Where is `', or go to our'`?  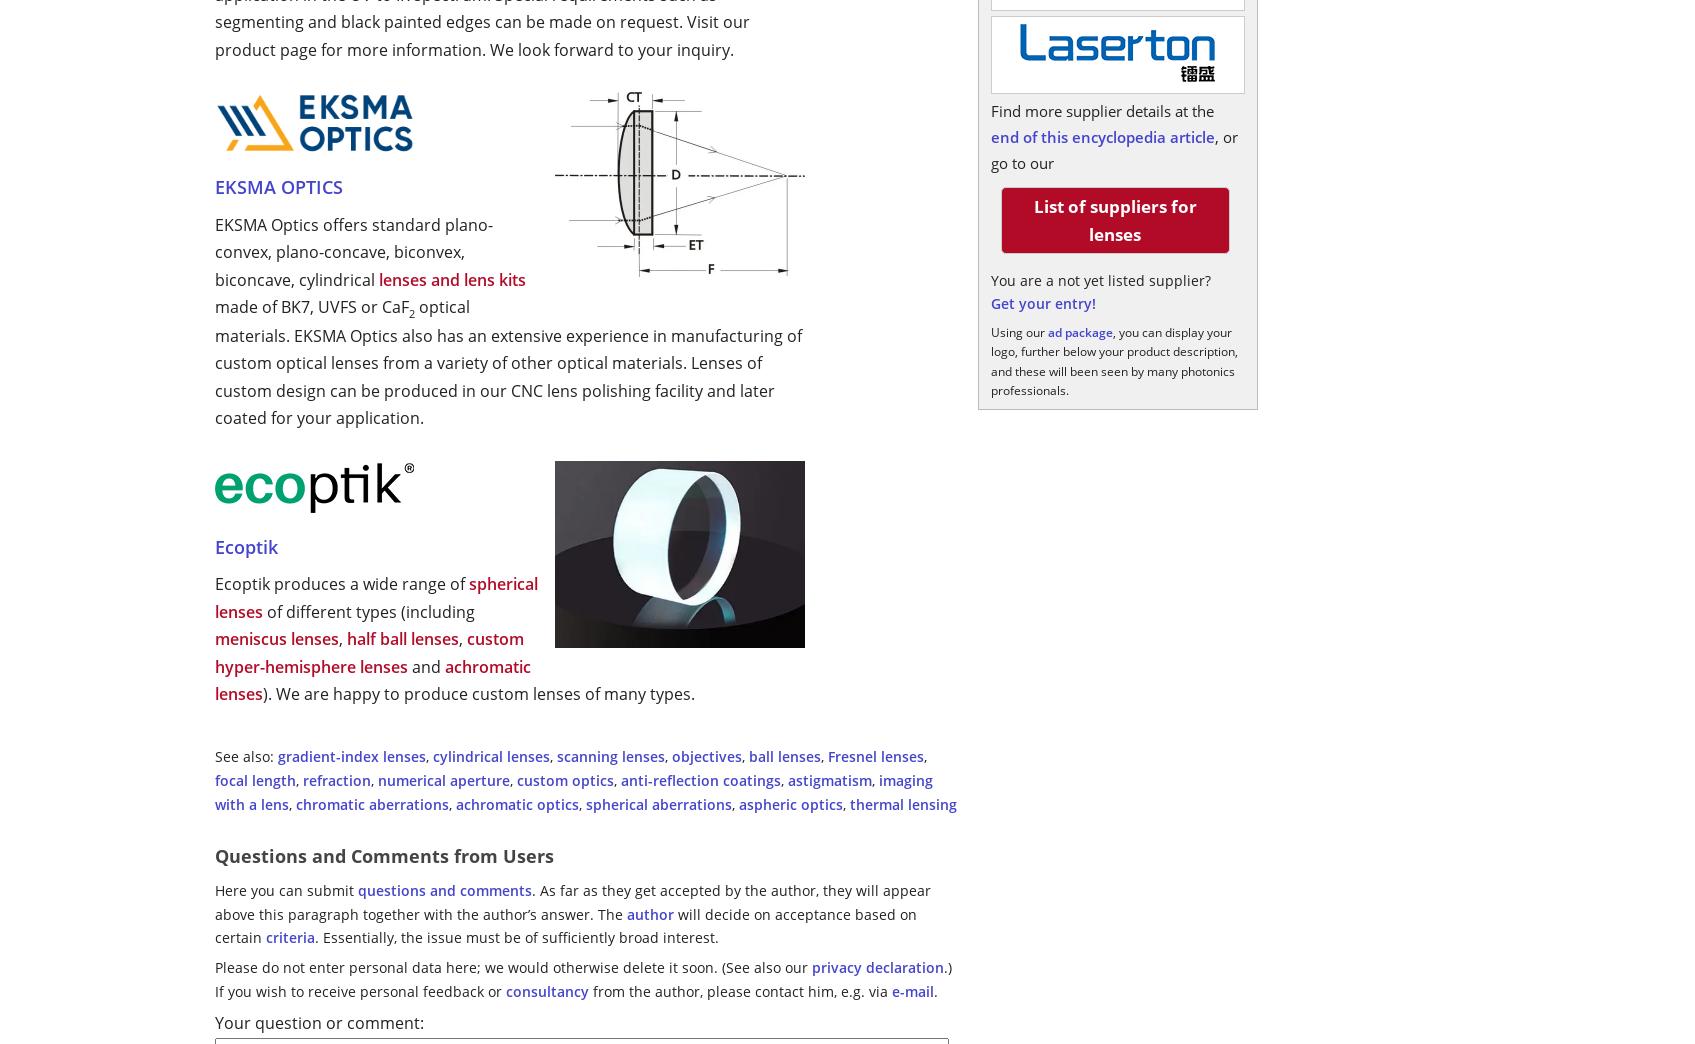 ', or go to our' is located at coordinates (1112, 149).